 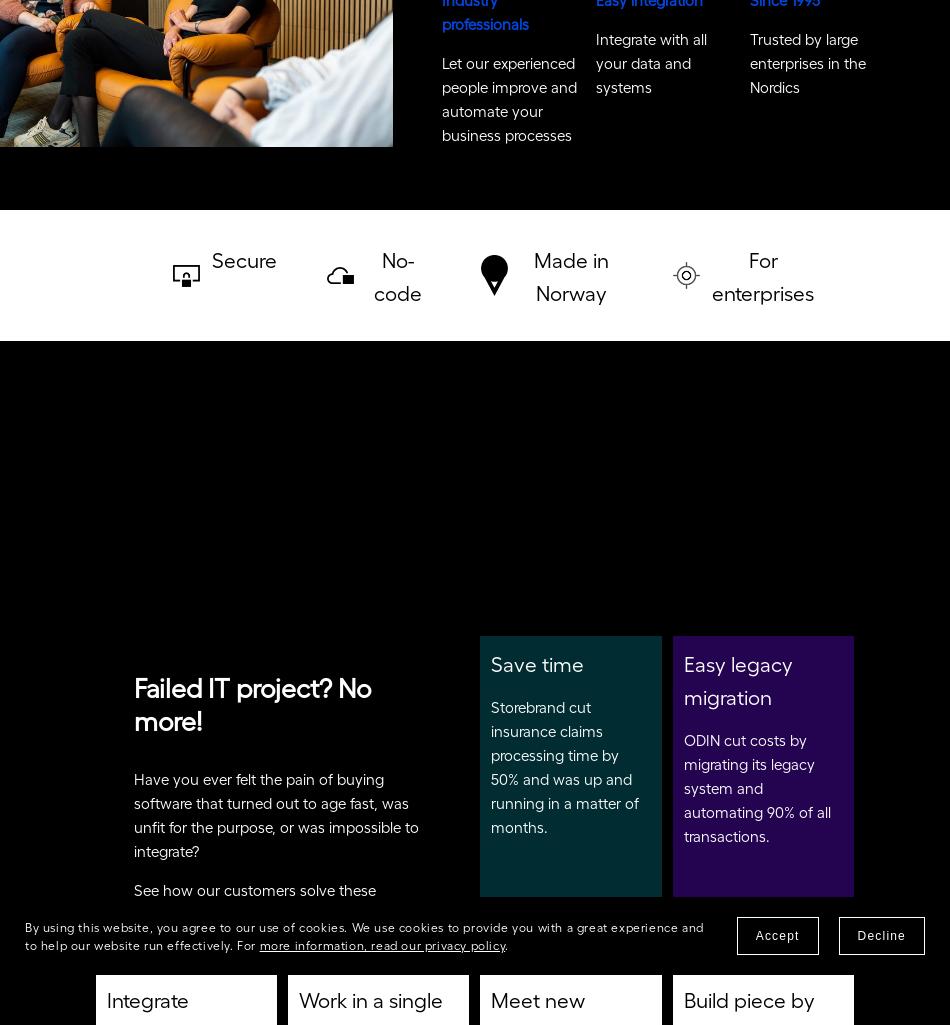 I want to click on 'Trusted by large enterprises in the Nordics', so click(x=747, y=69).